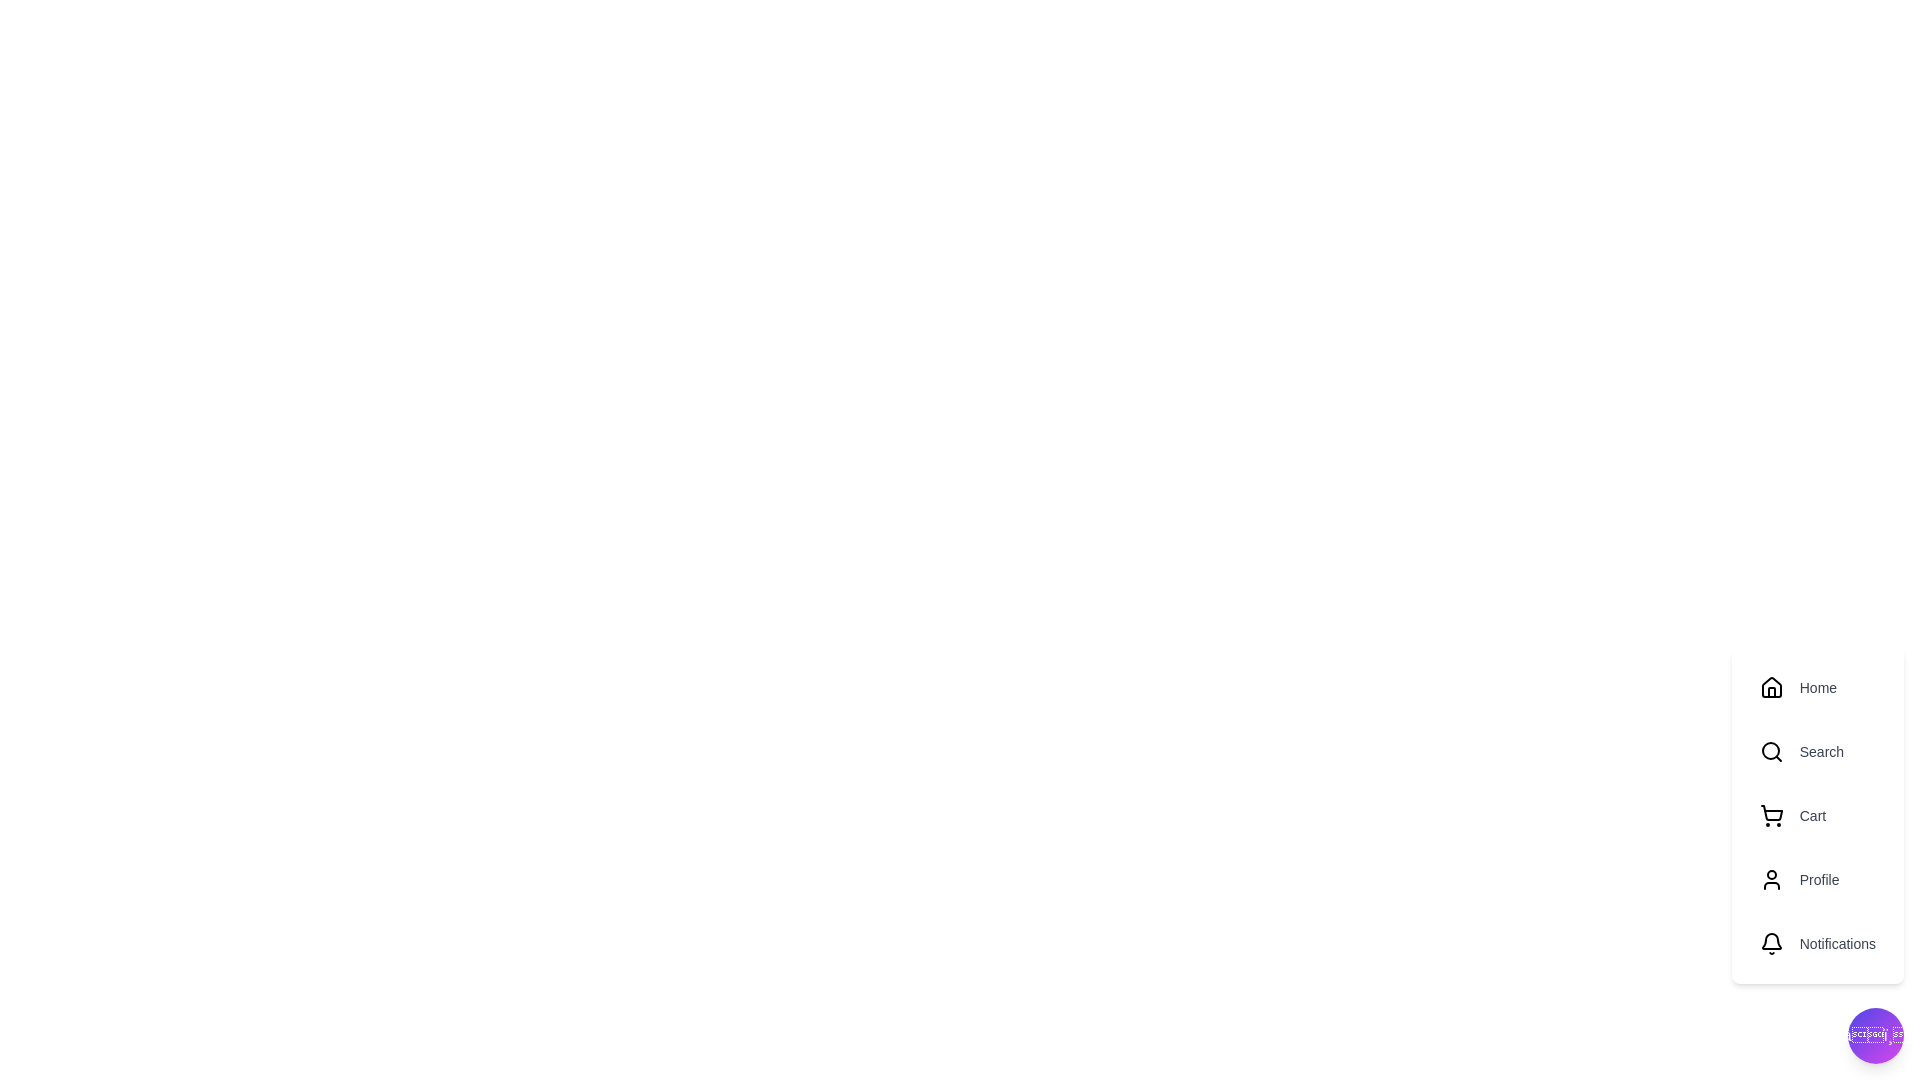 Image resolution: width=1920 pixels, height=1080 pixels. What do you see at coordinates (1817, 816) in the screenshot?
I see `the 'Cart' option in the menu` at bounding box center [1817, 816].